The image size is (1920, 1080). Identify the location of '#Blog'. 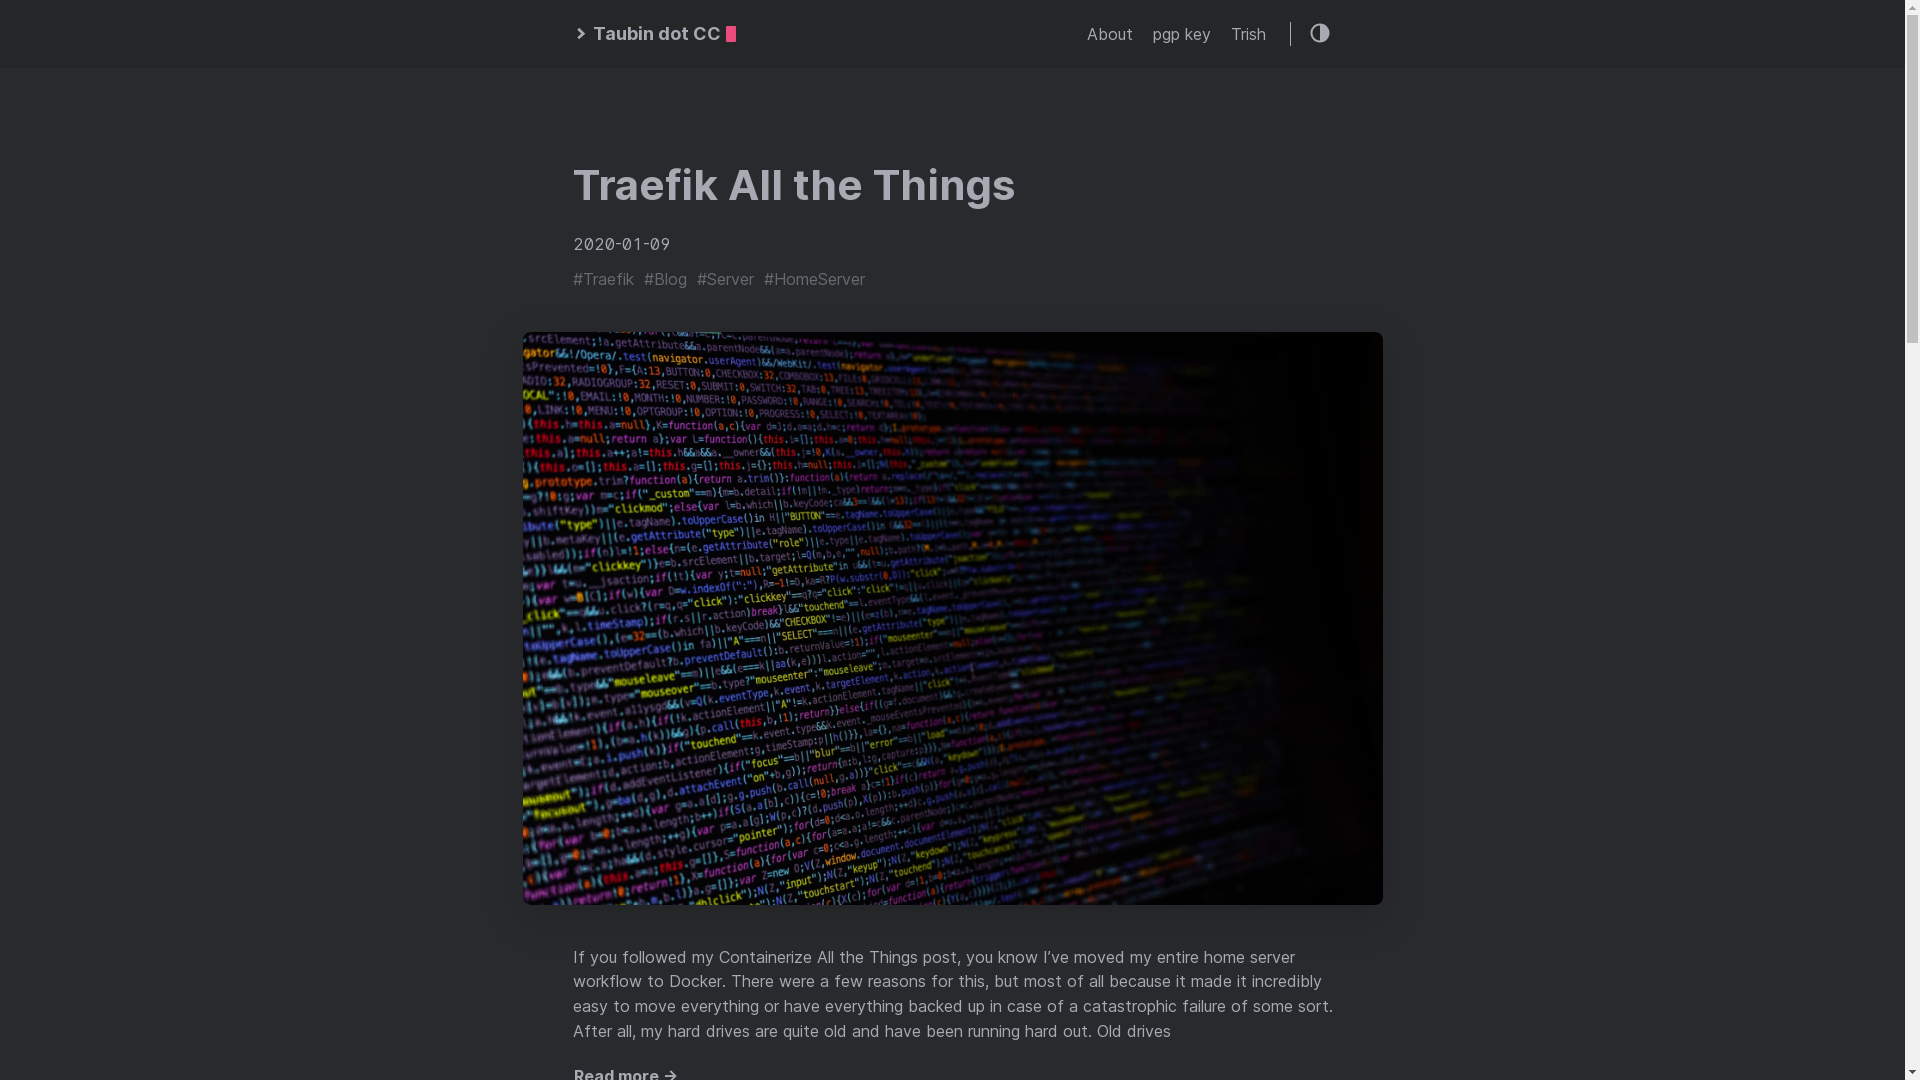
(665, 278).